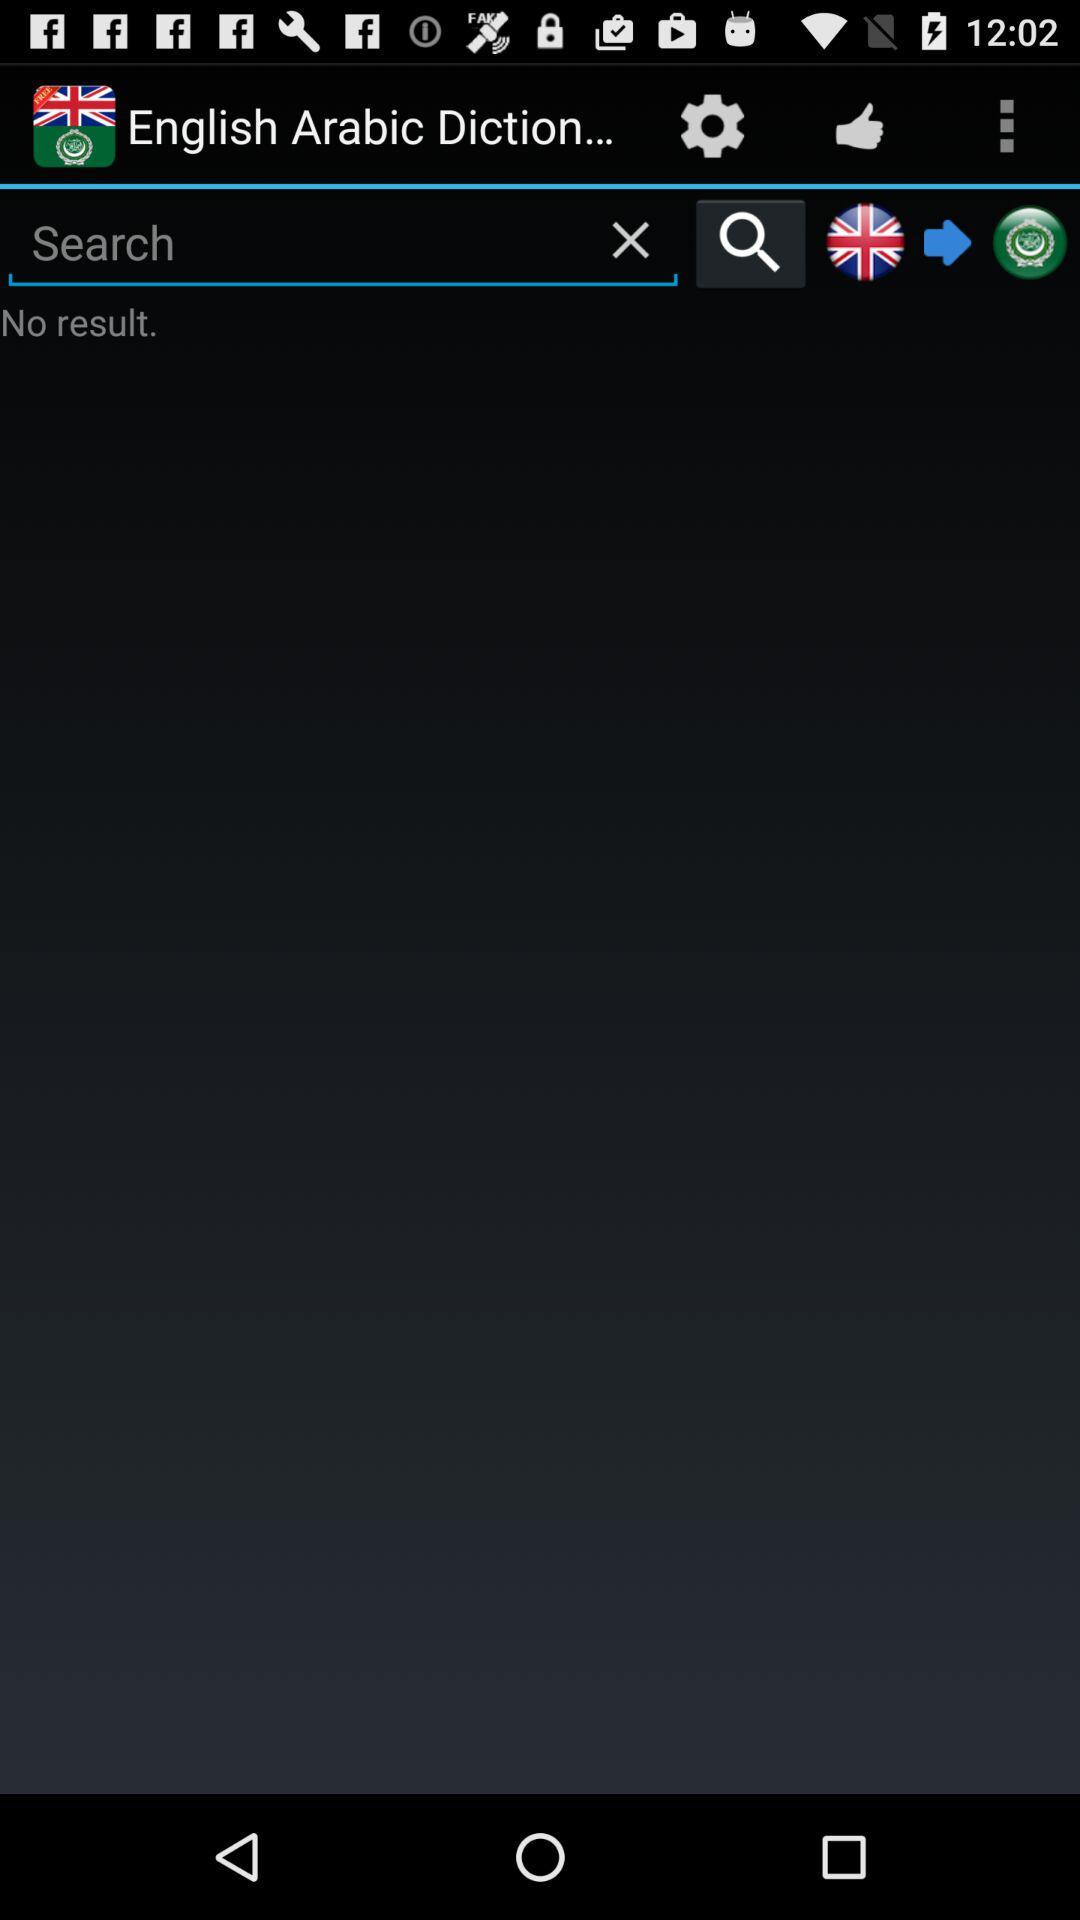 The width and height of the screenshot is (1080, 1920). What do you see at coordinates (630, 255) in the screenshot?
I see `the close icon` at bounding box center [630, 255].